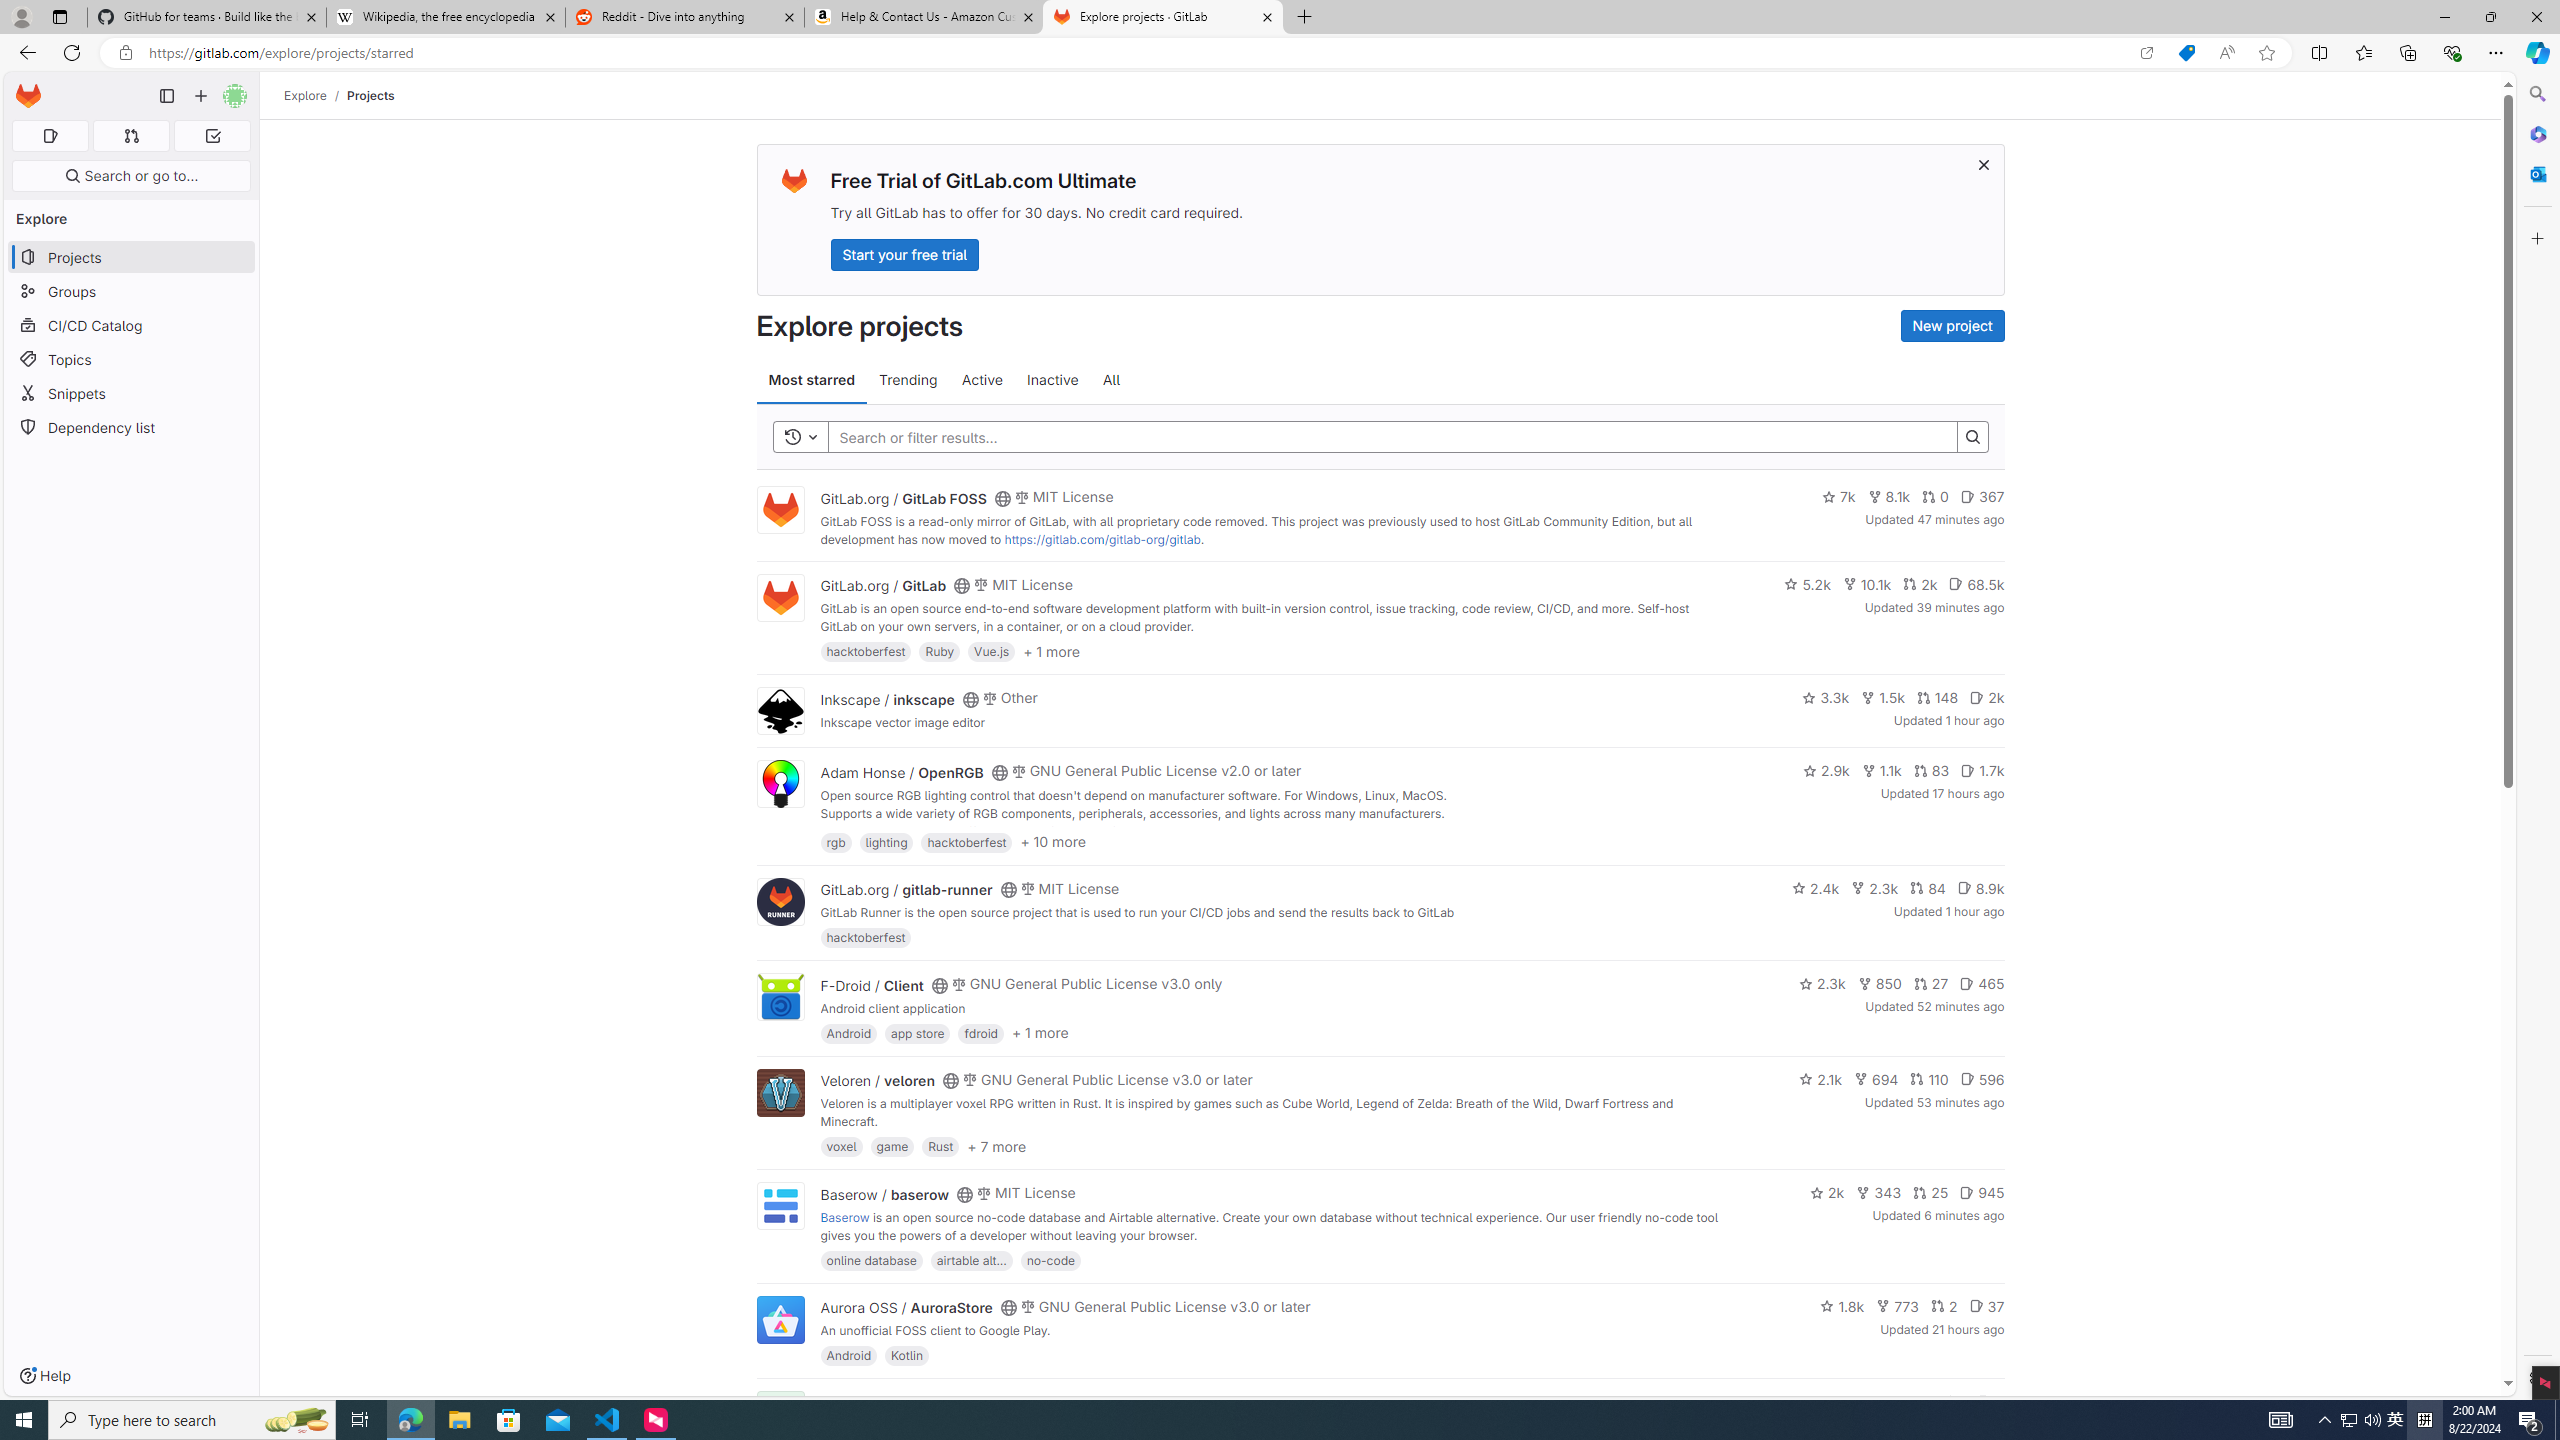  Describe the element at coordinates (835, 840) in the screenshot. I see `'rgb'` at that location.